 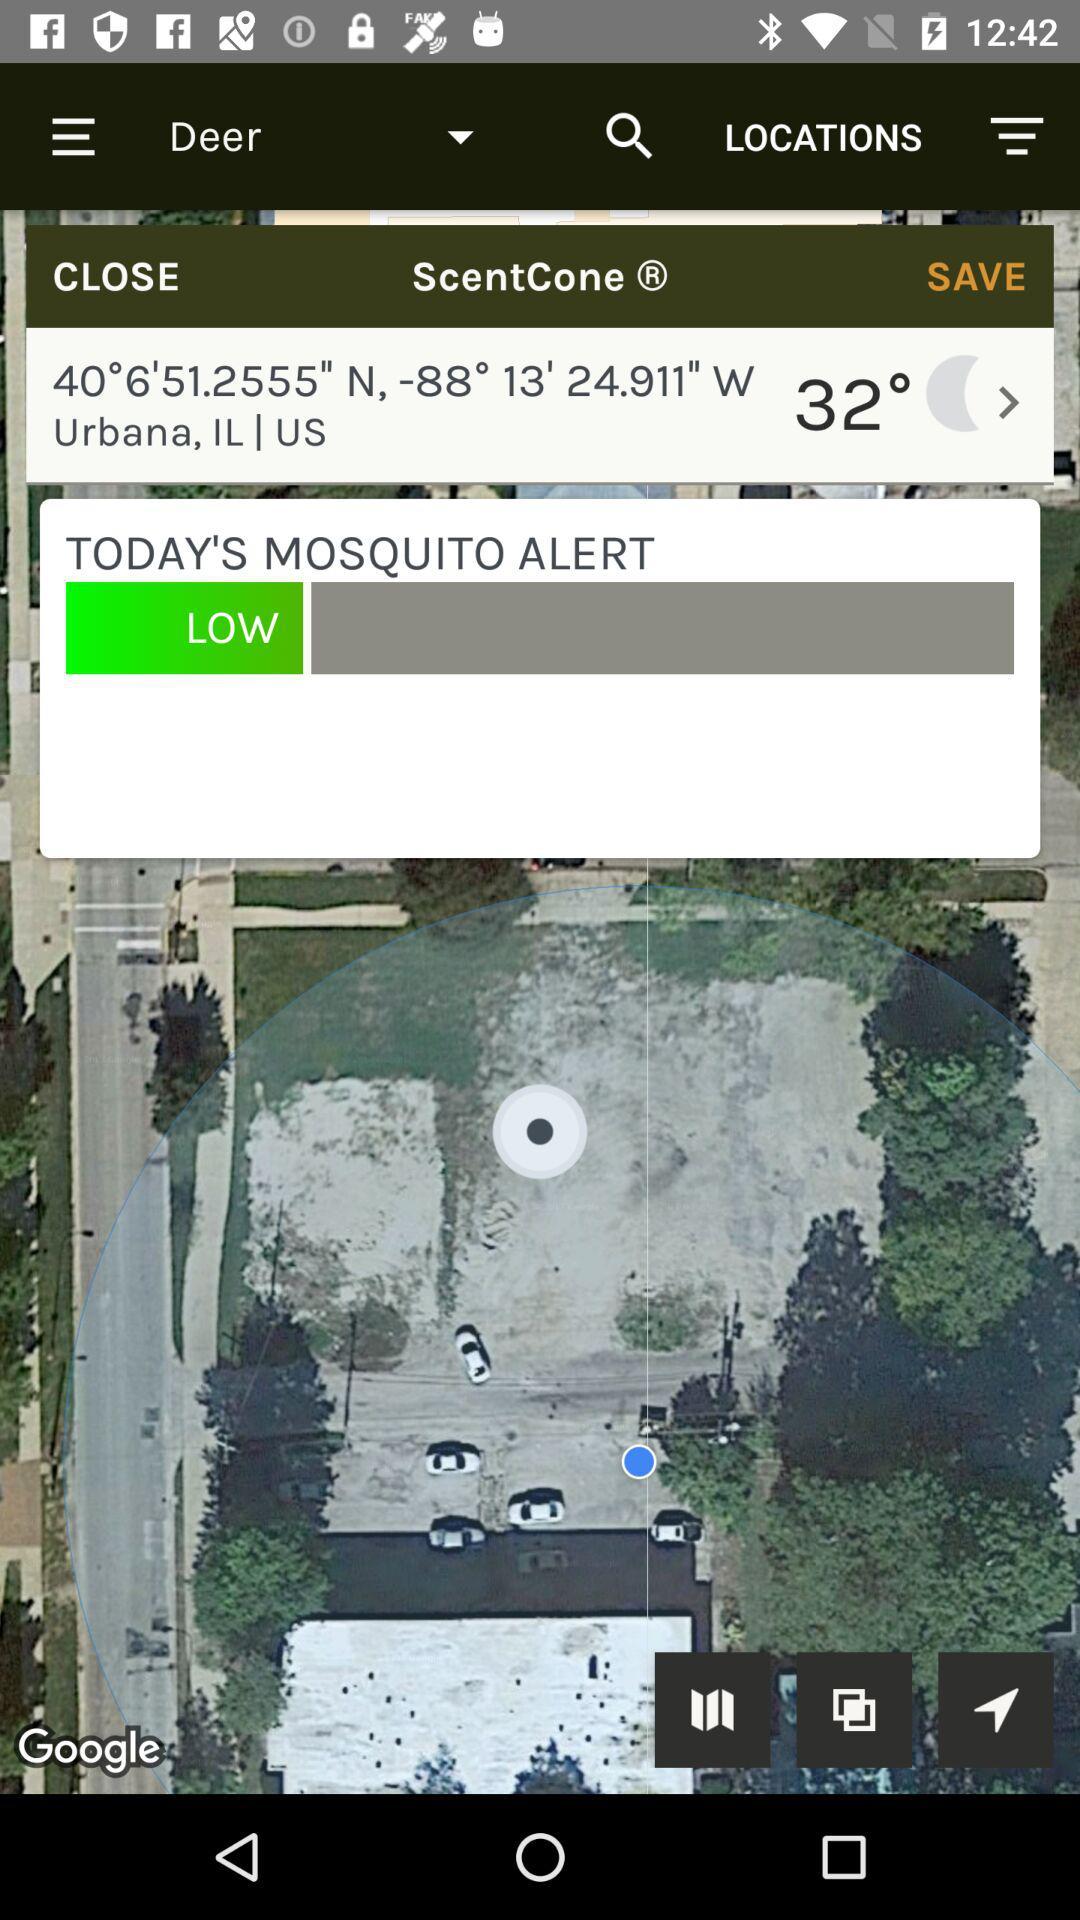 I want to click on the navigation icon, so click(x=995, y=1708).